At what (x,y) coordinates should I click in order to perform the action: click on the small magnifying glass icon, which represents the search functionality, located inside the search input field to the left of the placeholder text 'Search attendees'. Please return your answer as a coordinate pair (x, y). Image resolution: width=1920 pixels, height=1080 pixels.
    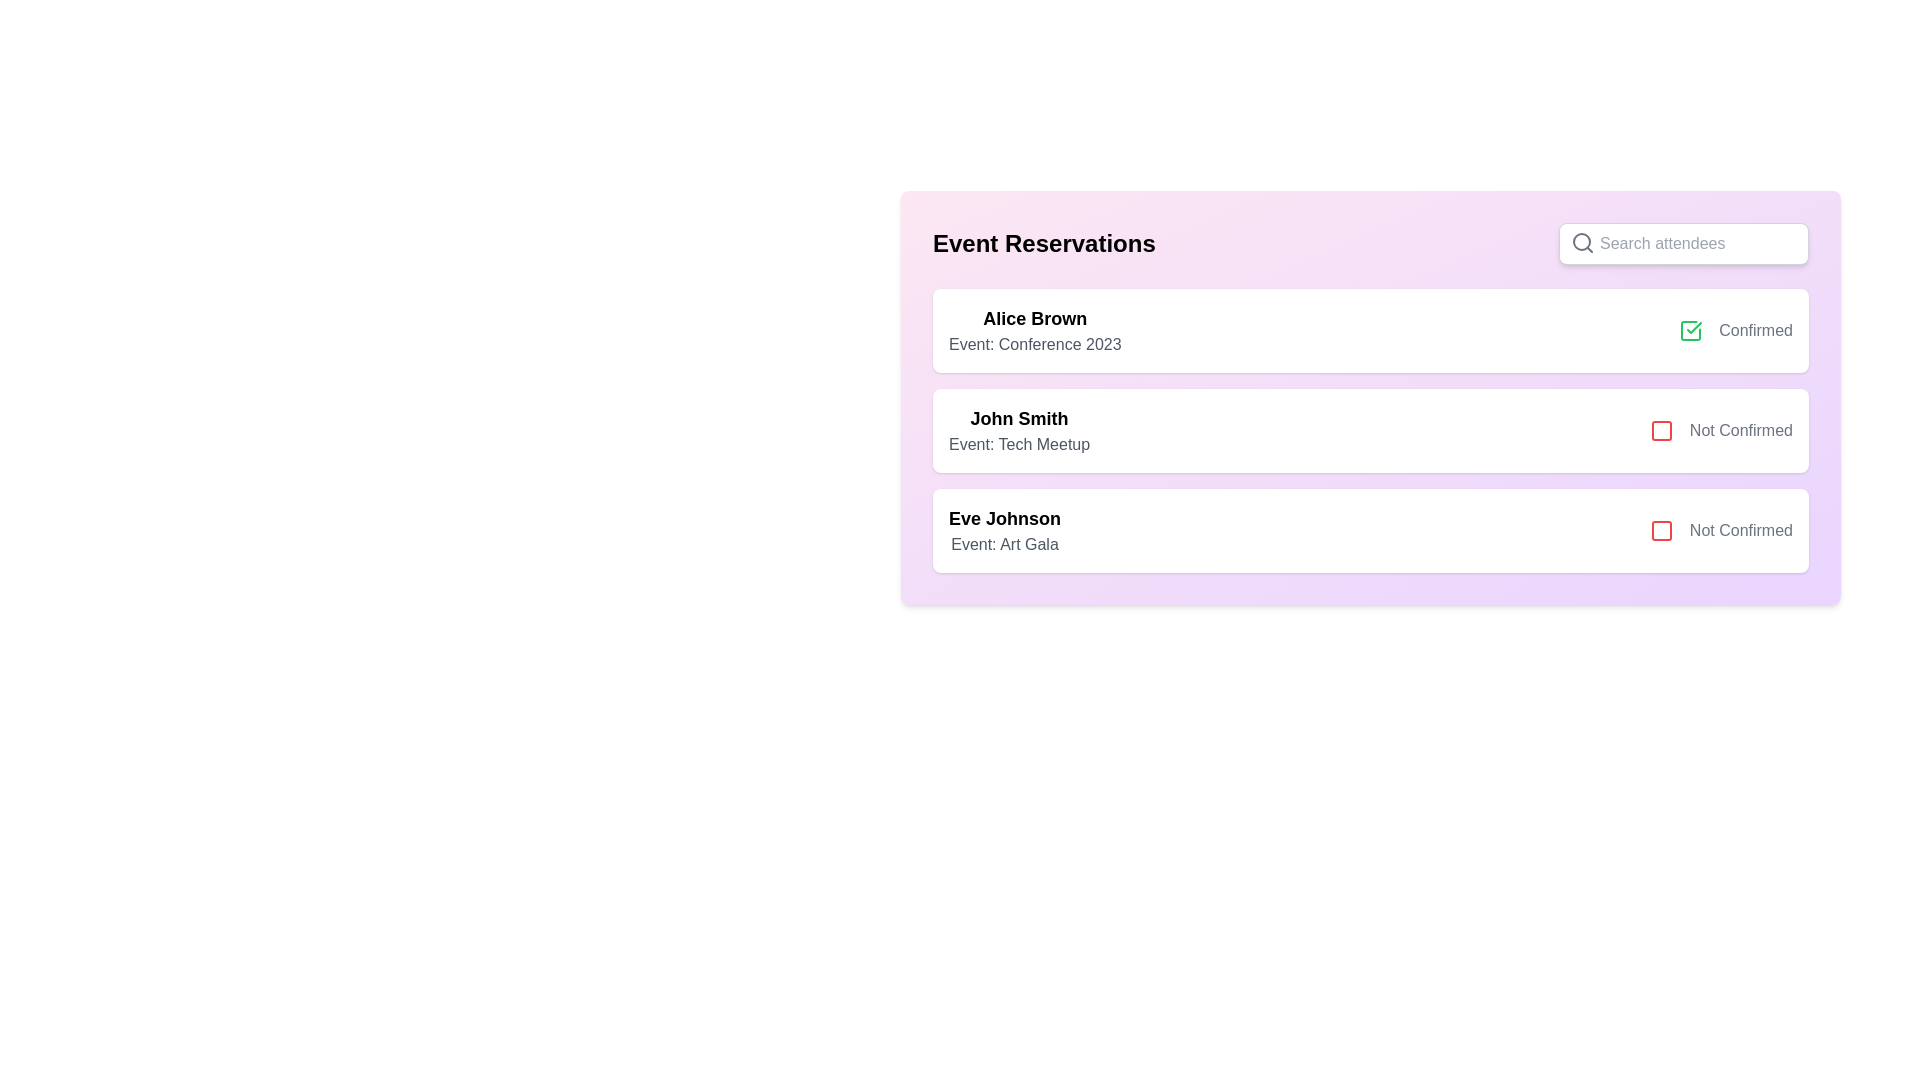
    Looking at the image, I should click on (1582, 242).